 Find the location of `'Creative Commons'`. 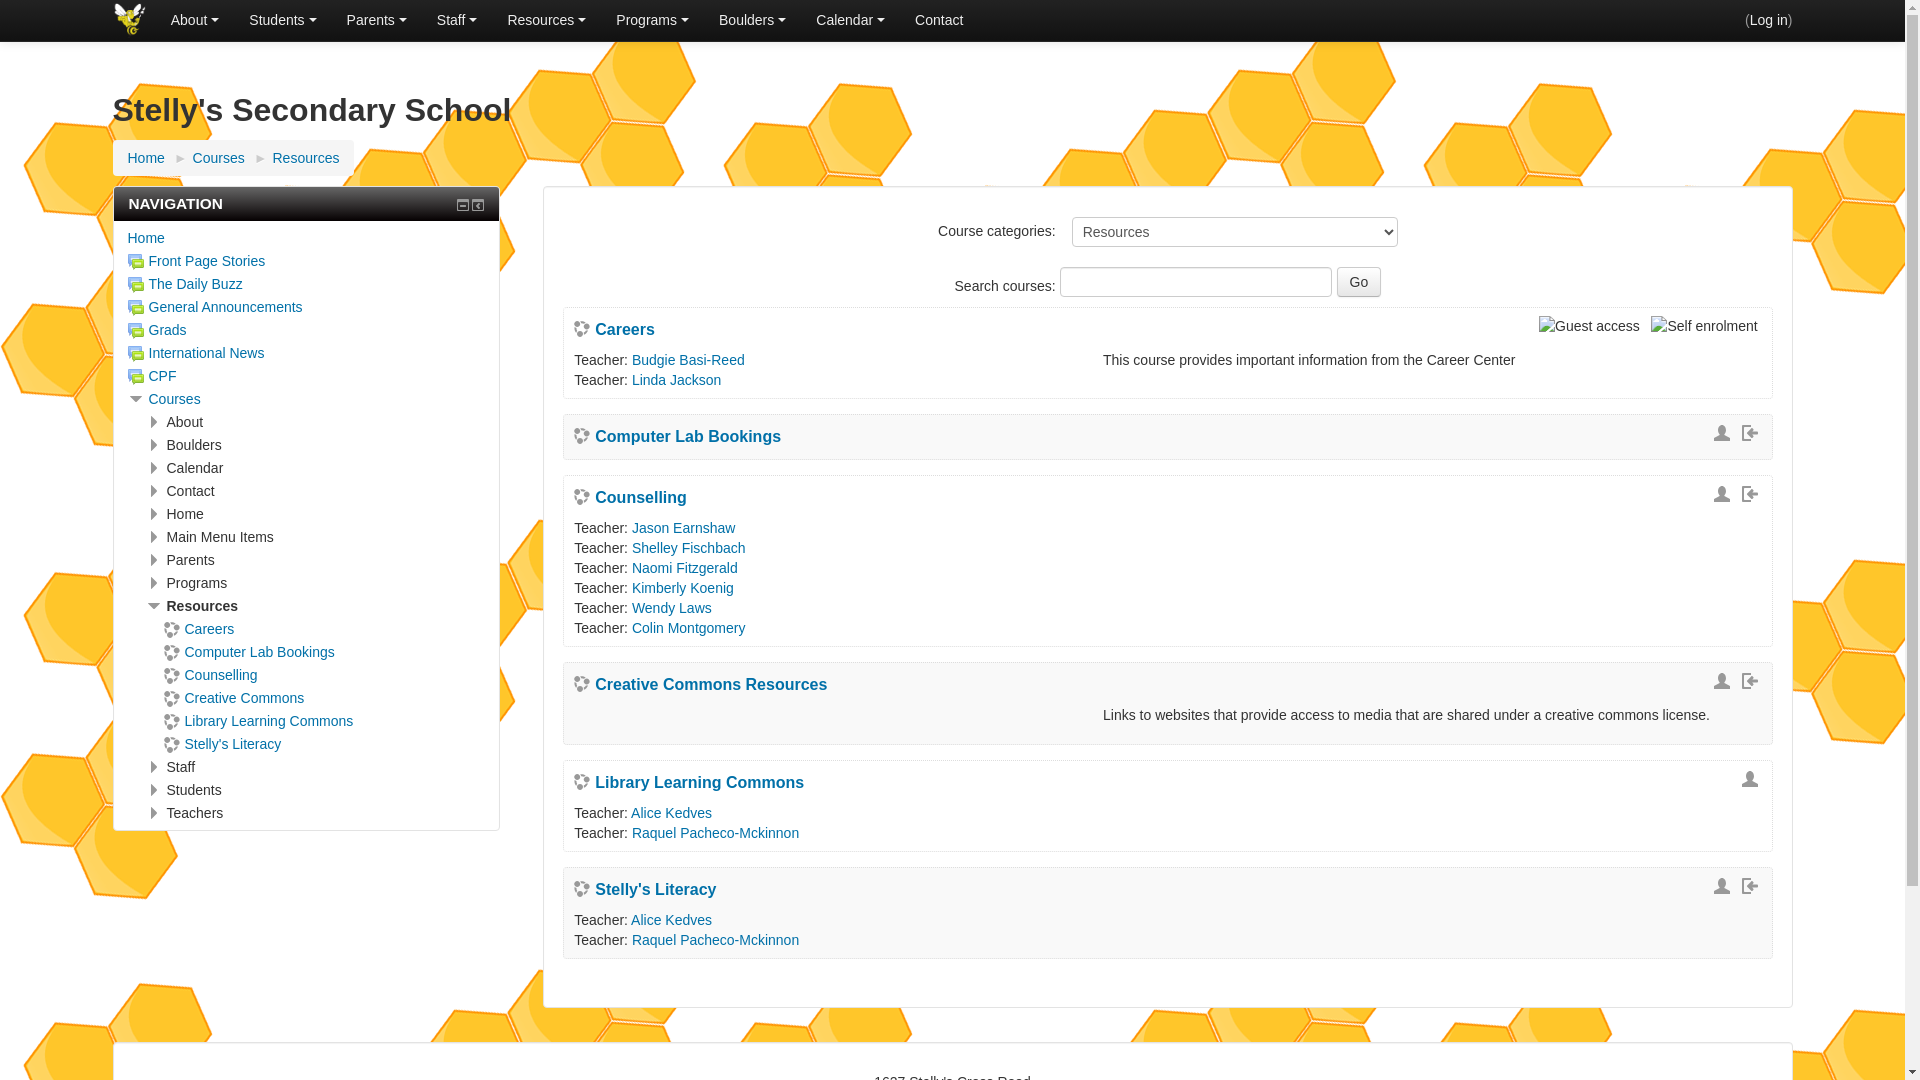

'Creative Commons' is located at coordinates (234, 697).